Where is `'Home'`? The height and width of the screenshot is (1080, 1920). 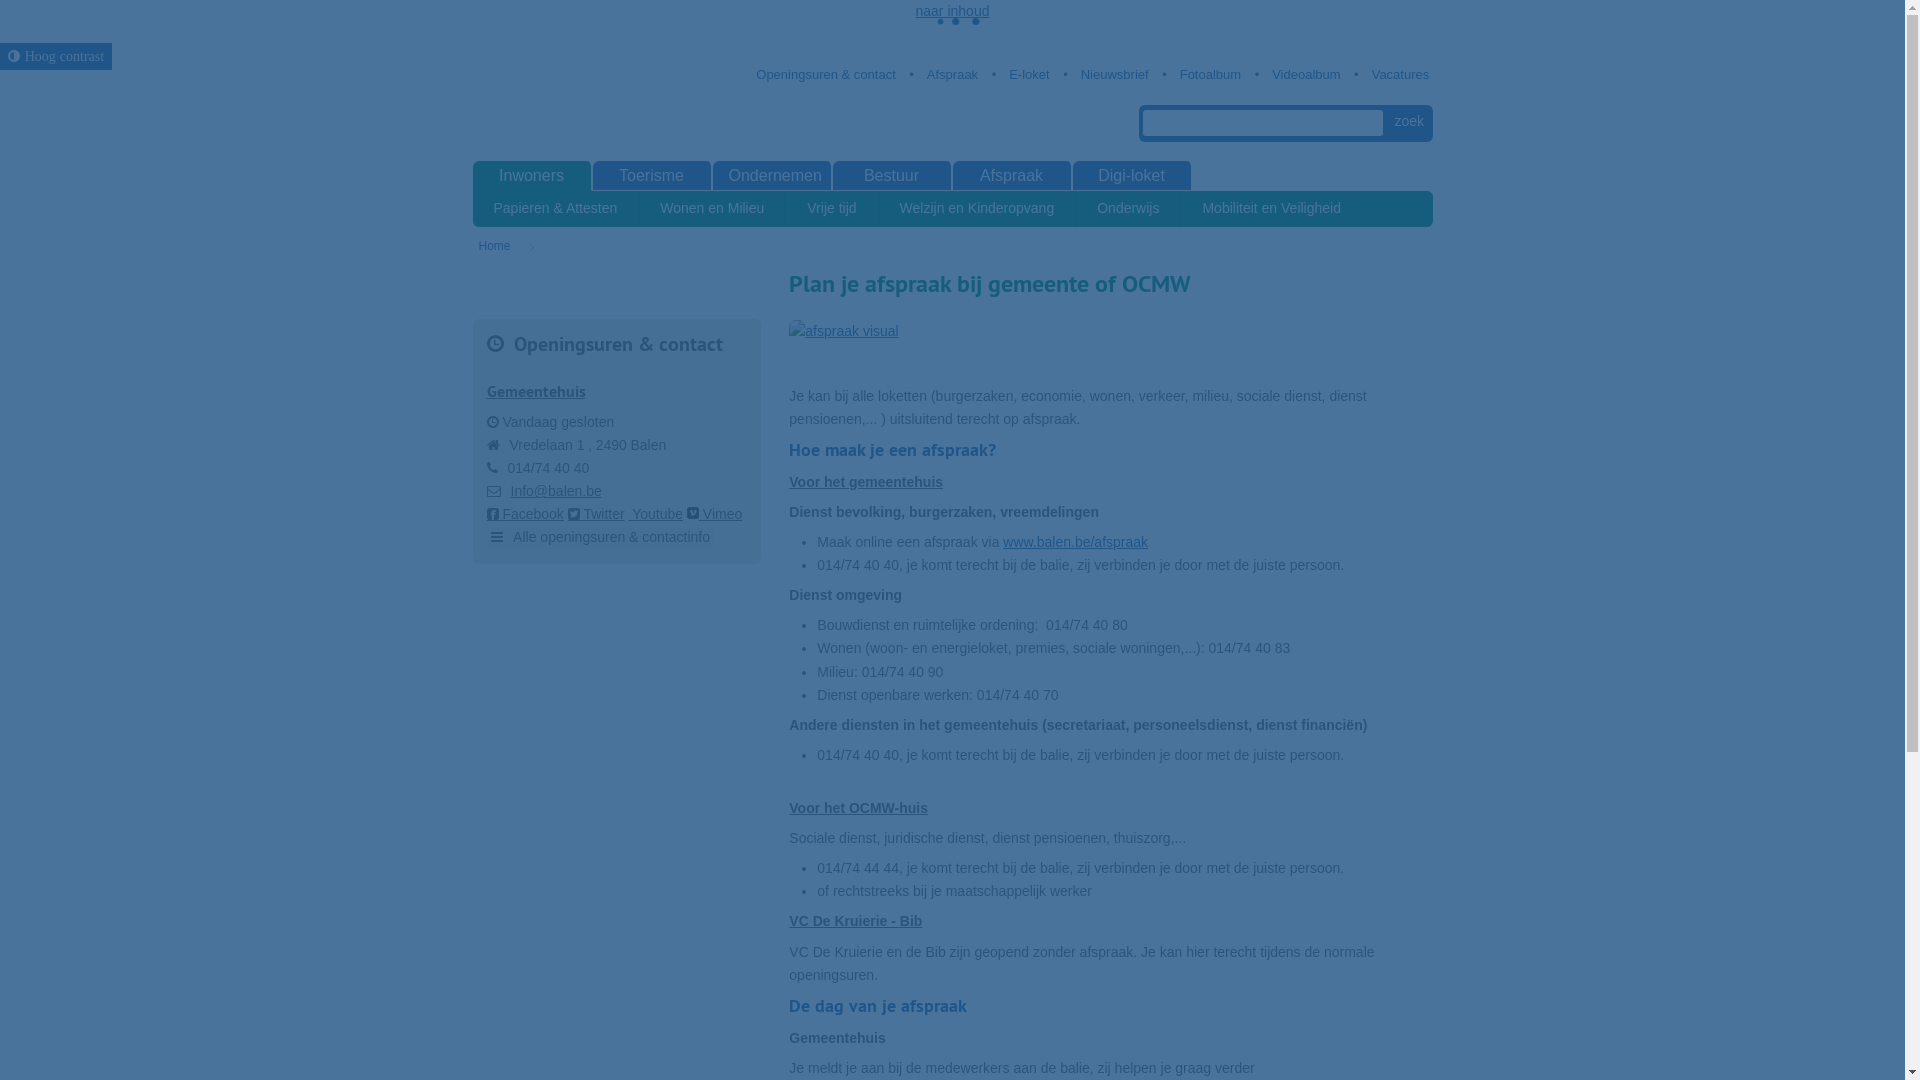 'Home' is located at coordinates (477, 245).